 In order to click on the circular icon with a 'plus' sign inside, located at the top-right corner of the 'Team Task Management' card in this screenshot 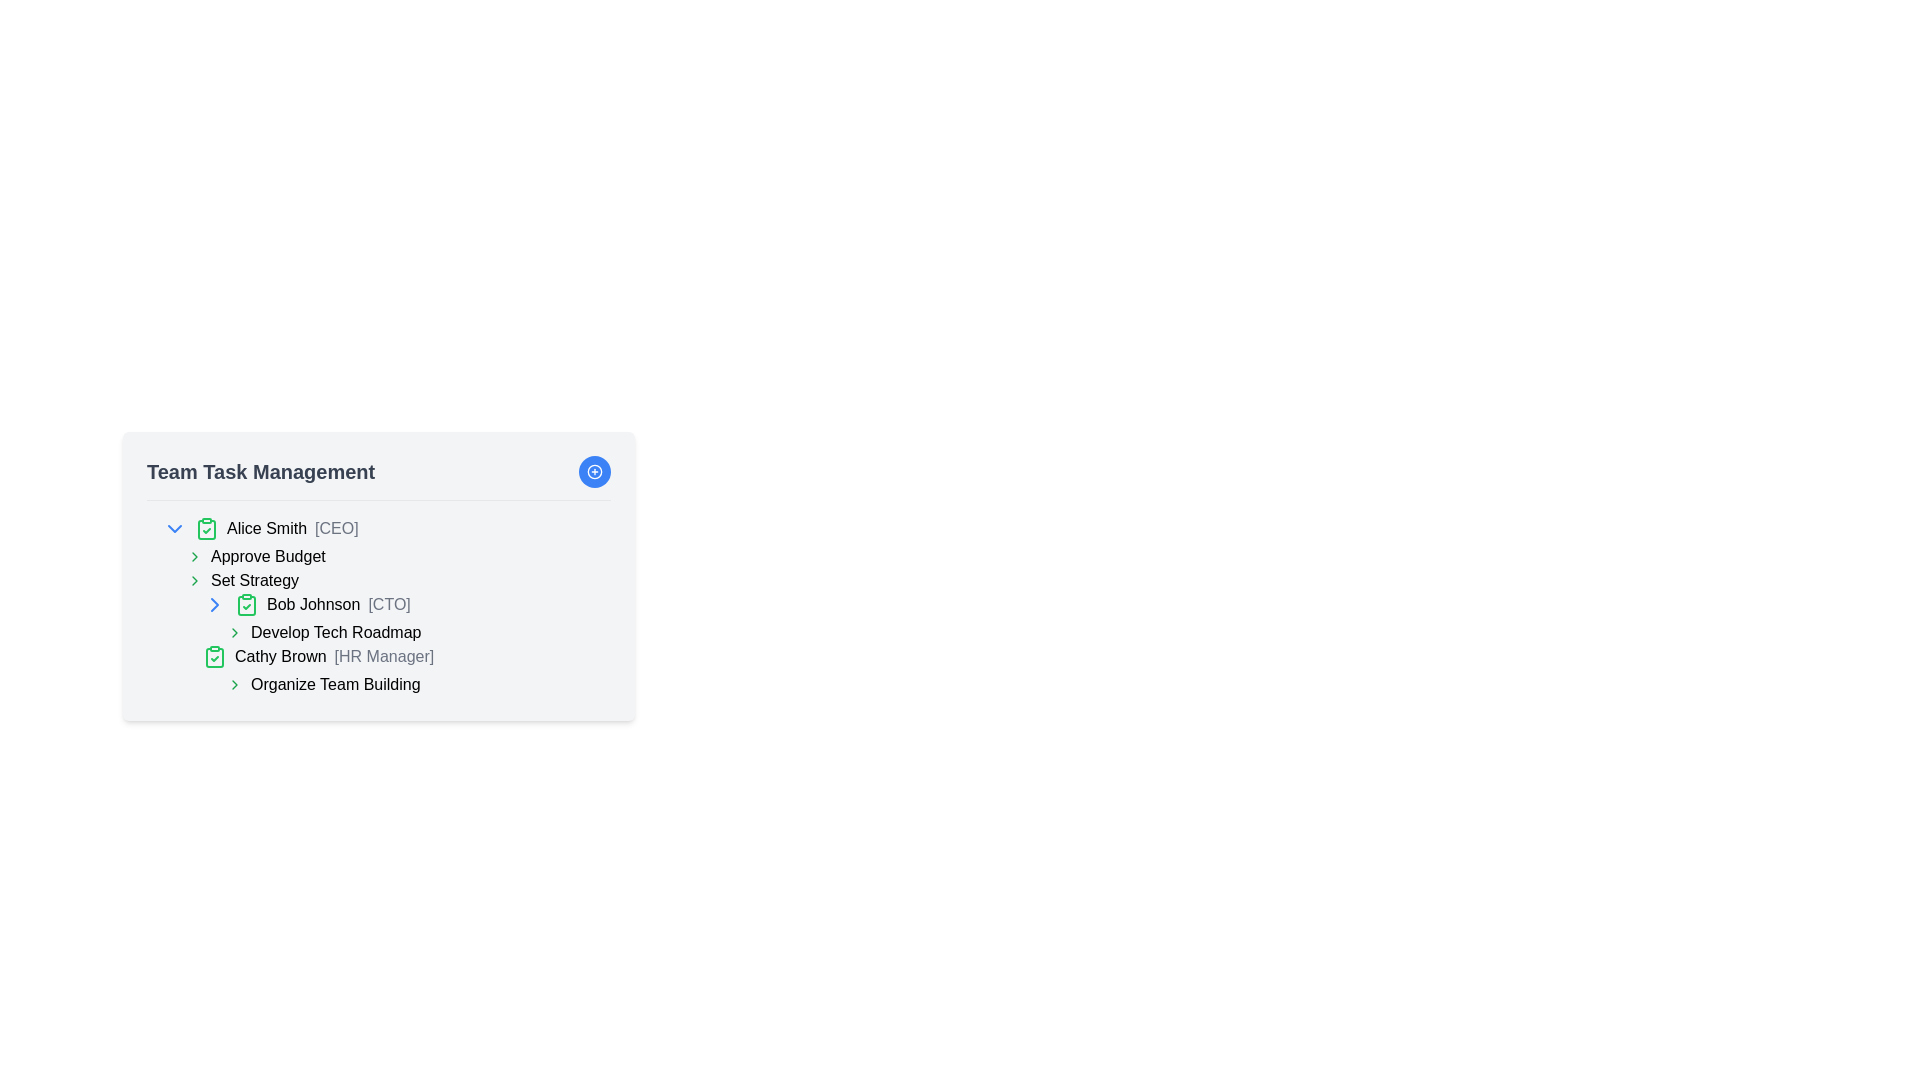, I will do `click(594, 471)`.